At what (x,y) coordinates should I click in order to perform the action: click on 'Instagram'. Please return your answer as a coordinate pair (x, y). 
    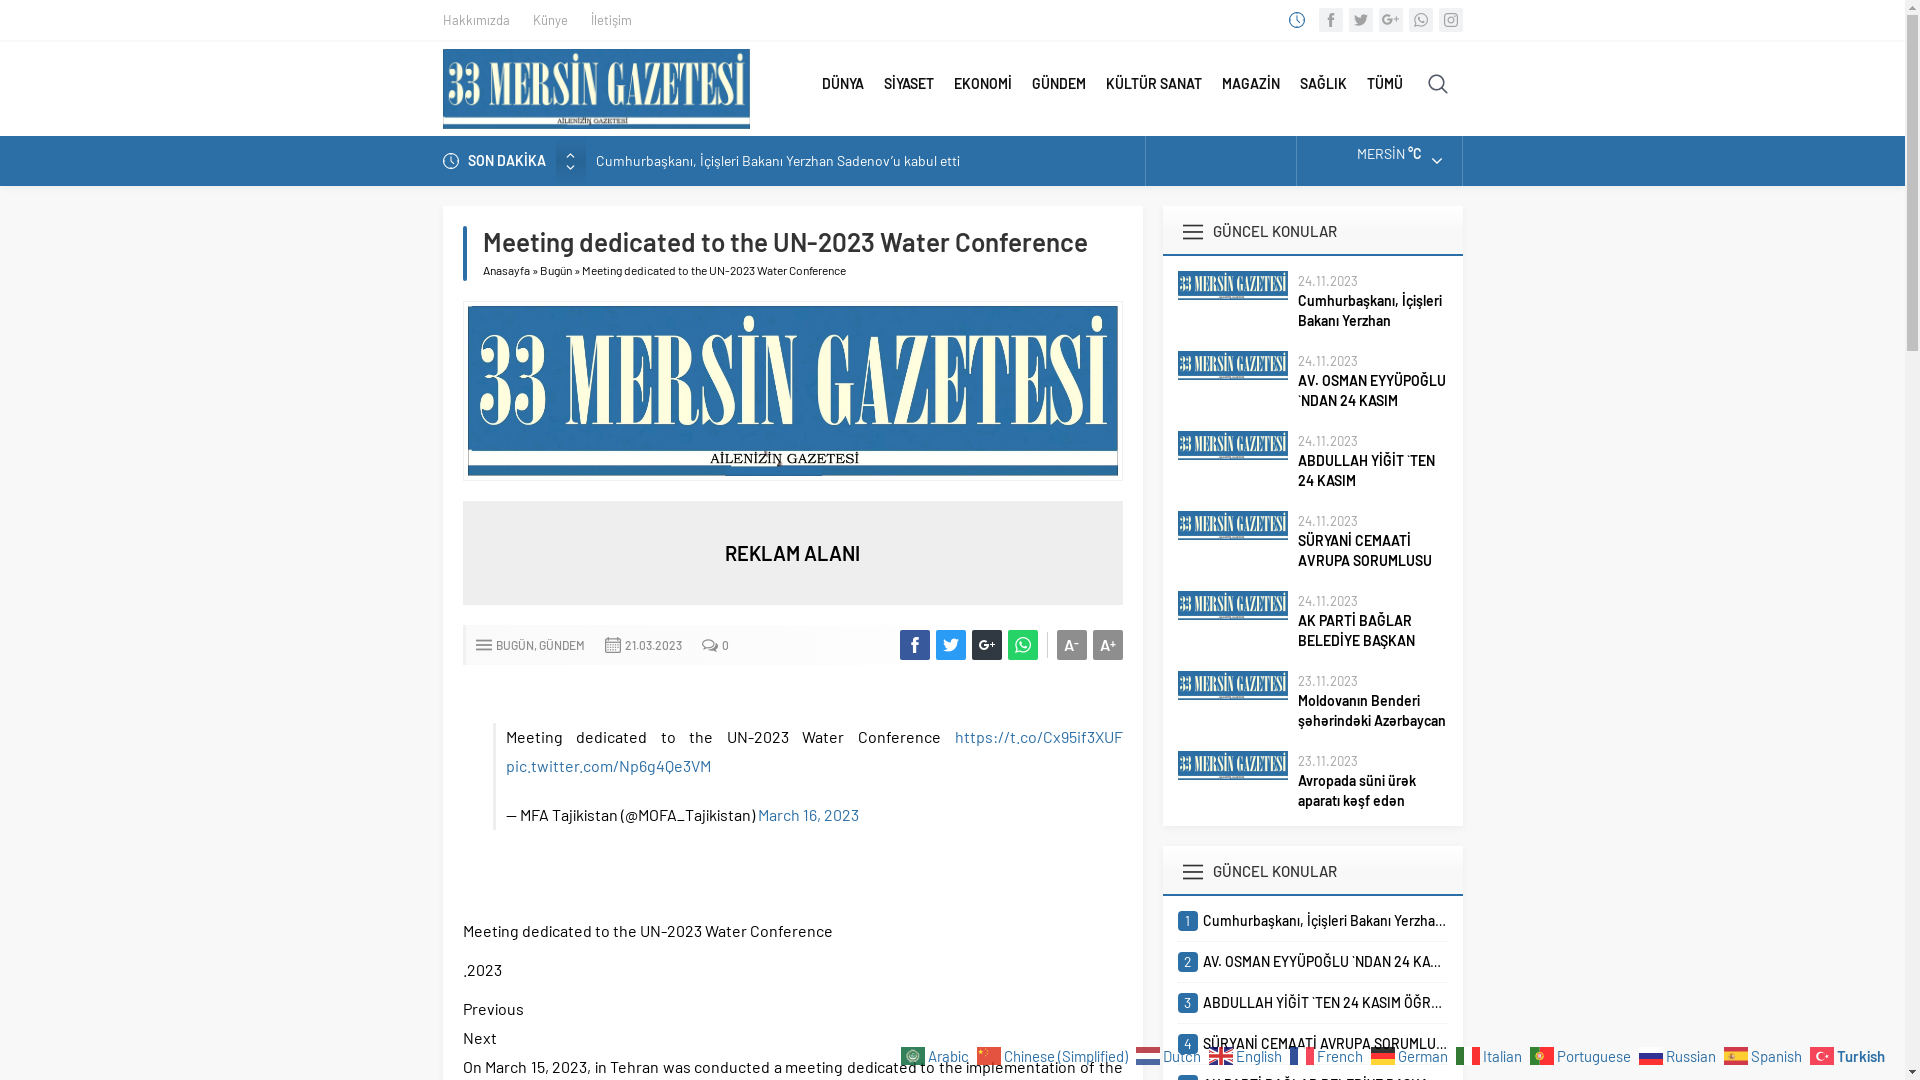
    Looking at the image, I should click on (1449, 19).